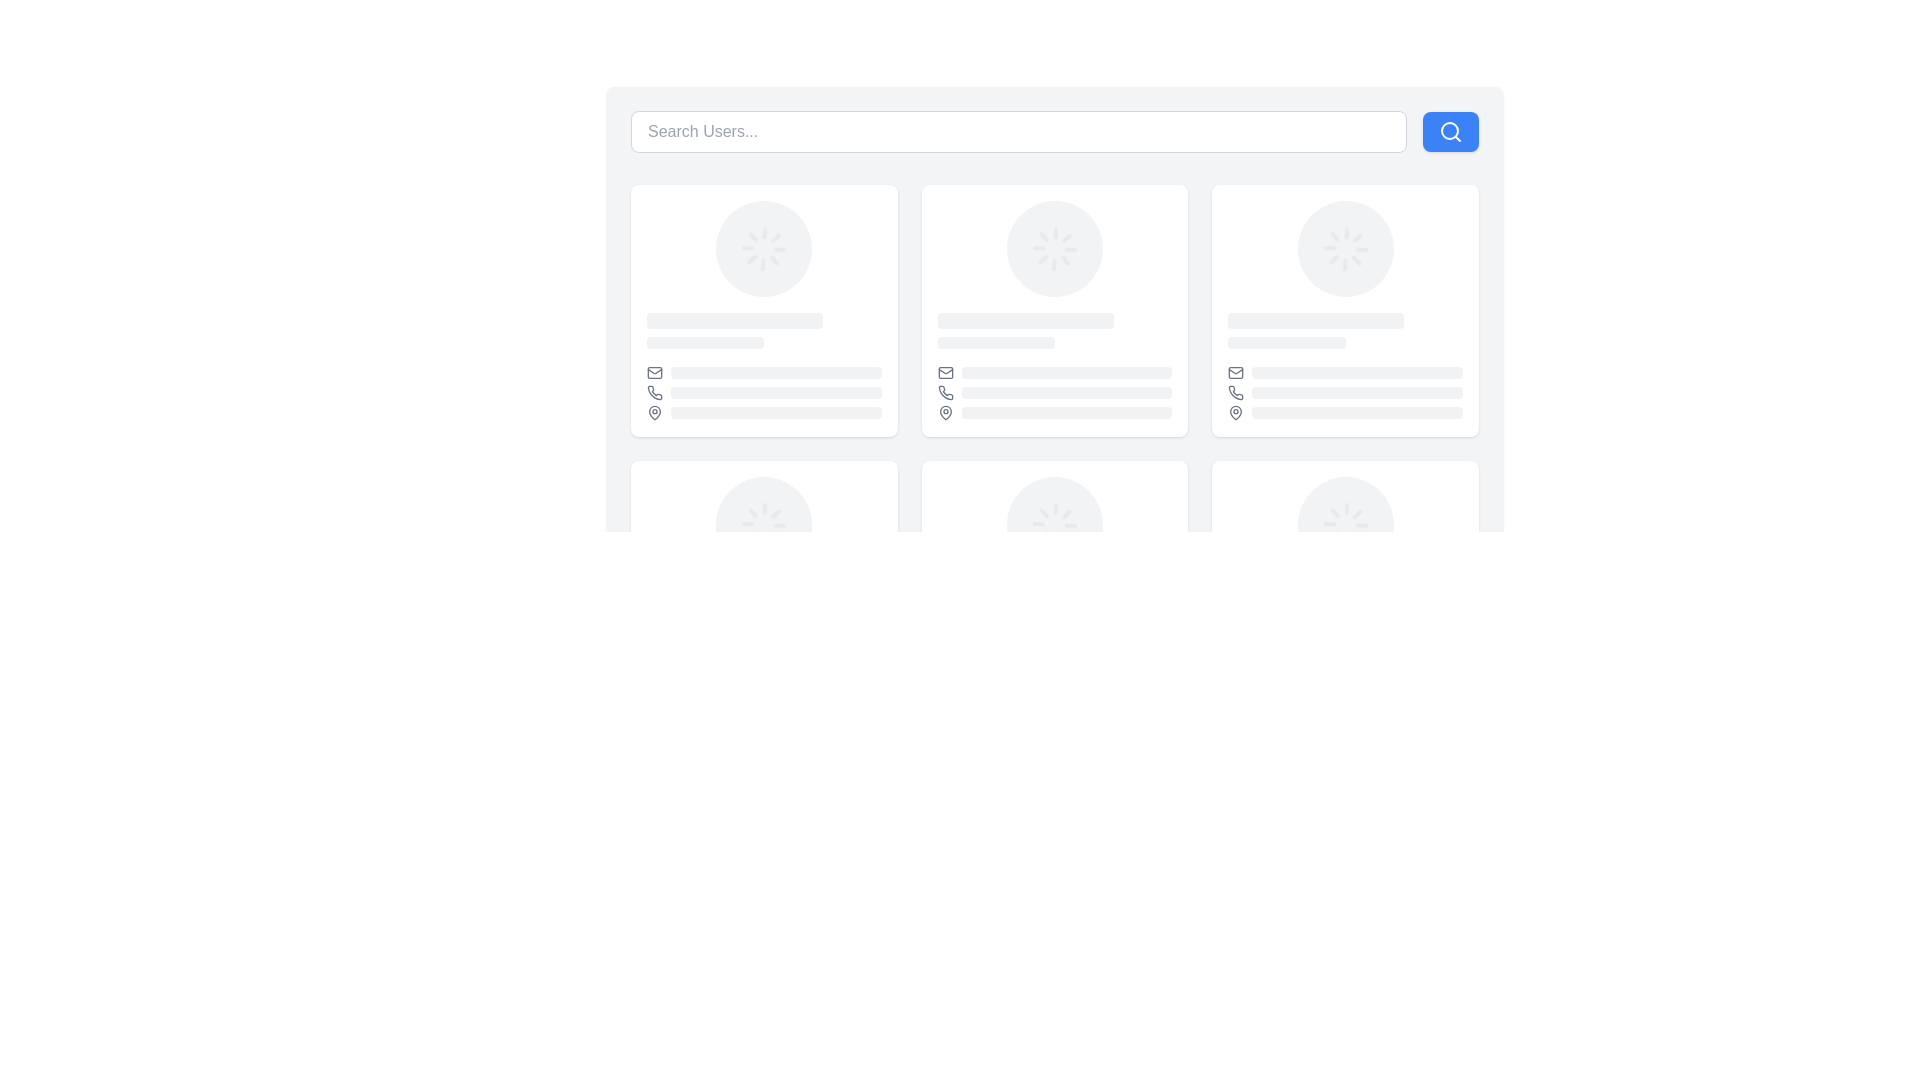 This screenshot has height=1080, width=1920. Describe the element at coordinates (1449, 131) in the screenshot. I see `the SVG circle element representing the lens of the search icon located at the top-right corner of the application's interface` at that location.